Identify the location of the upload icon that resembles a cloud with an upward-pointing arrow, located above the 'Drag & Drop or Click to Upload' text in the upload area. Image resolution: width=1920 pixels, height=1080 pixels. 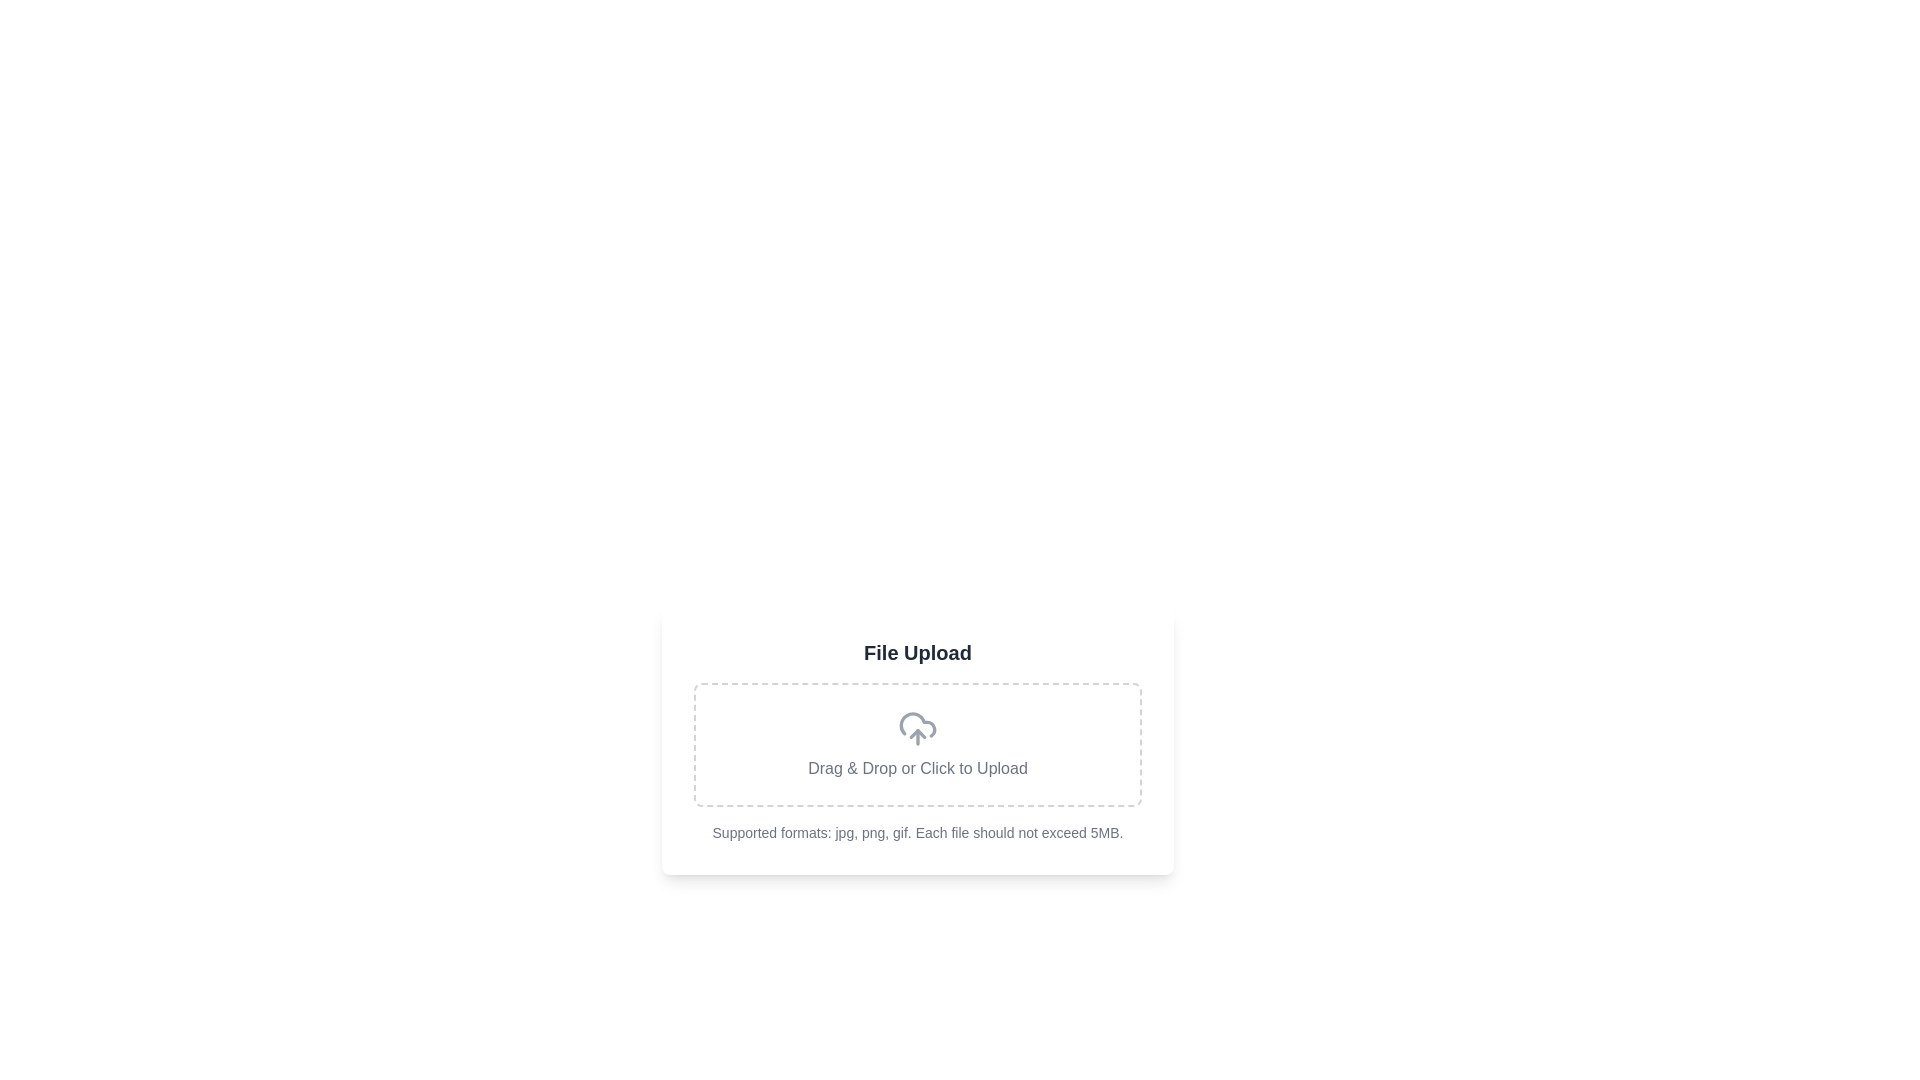
(916, 729).